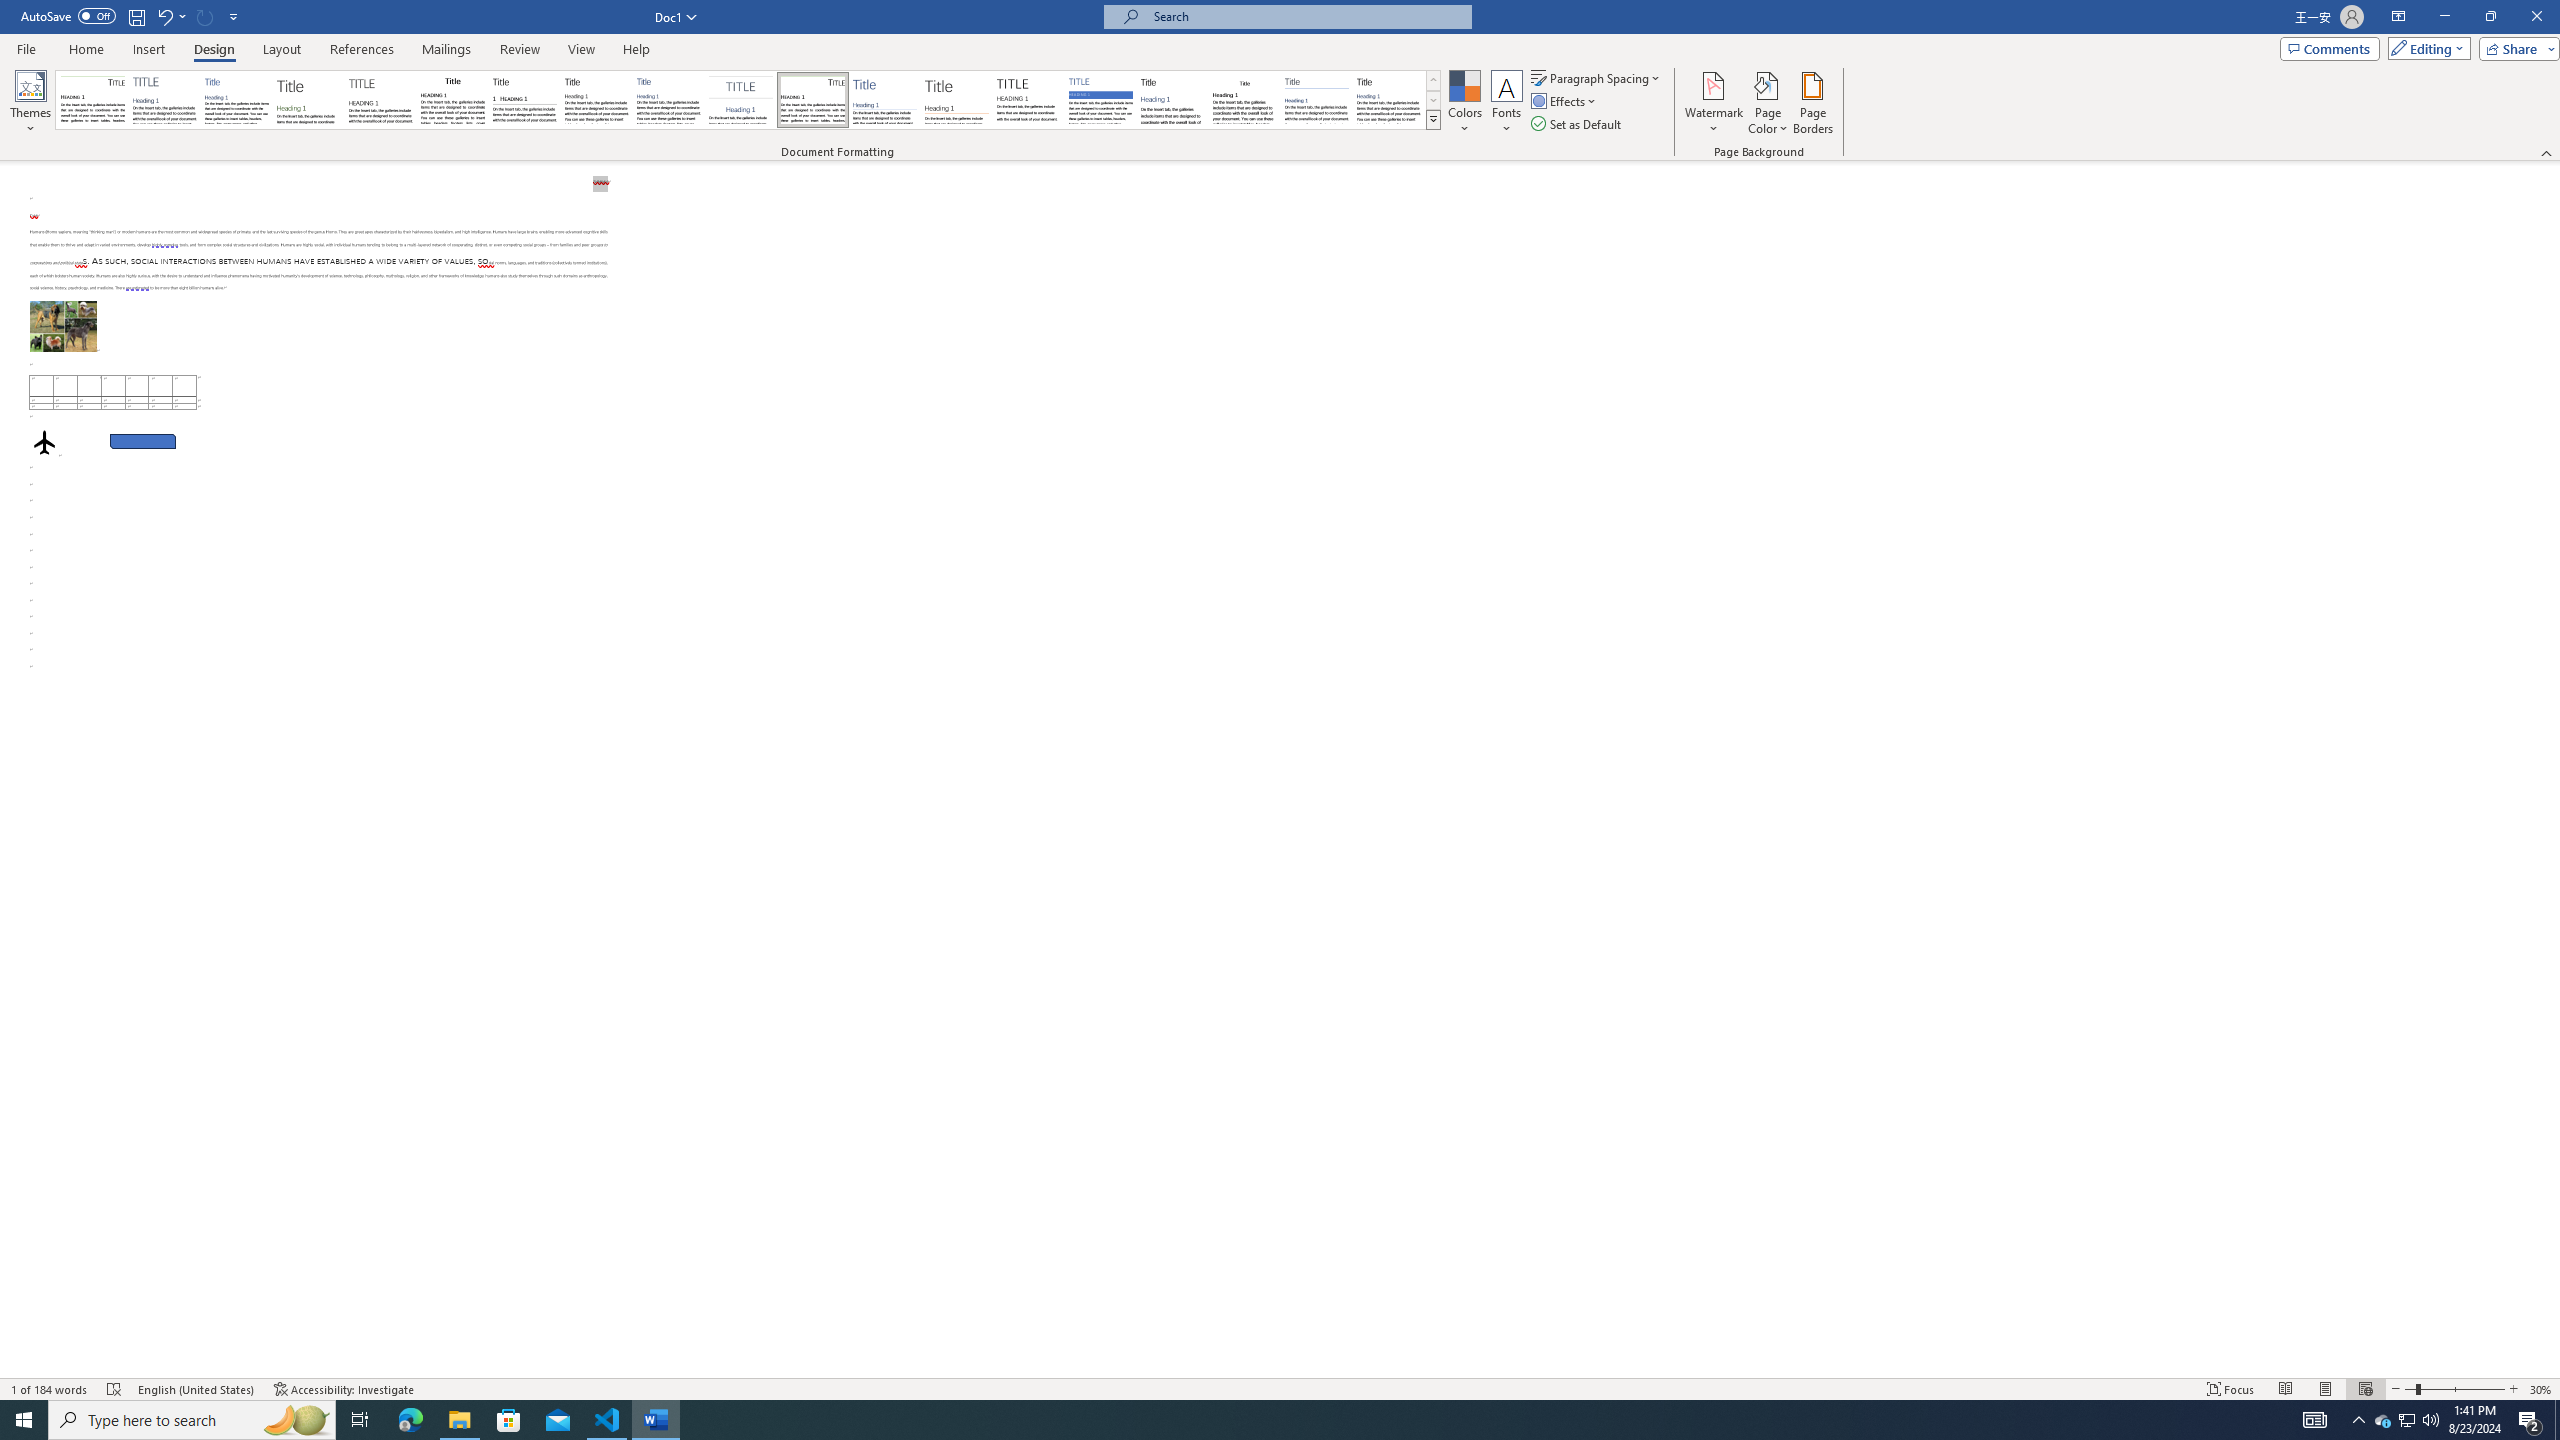 The height and width of the screenshot is (1440, 2560). Describe the element at coordinates (29, 103) in the screenshot. I see `'Themes'` at that location.